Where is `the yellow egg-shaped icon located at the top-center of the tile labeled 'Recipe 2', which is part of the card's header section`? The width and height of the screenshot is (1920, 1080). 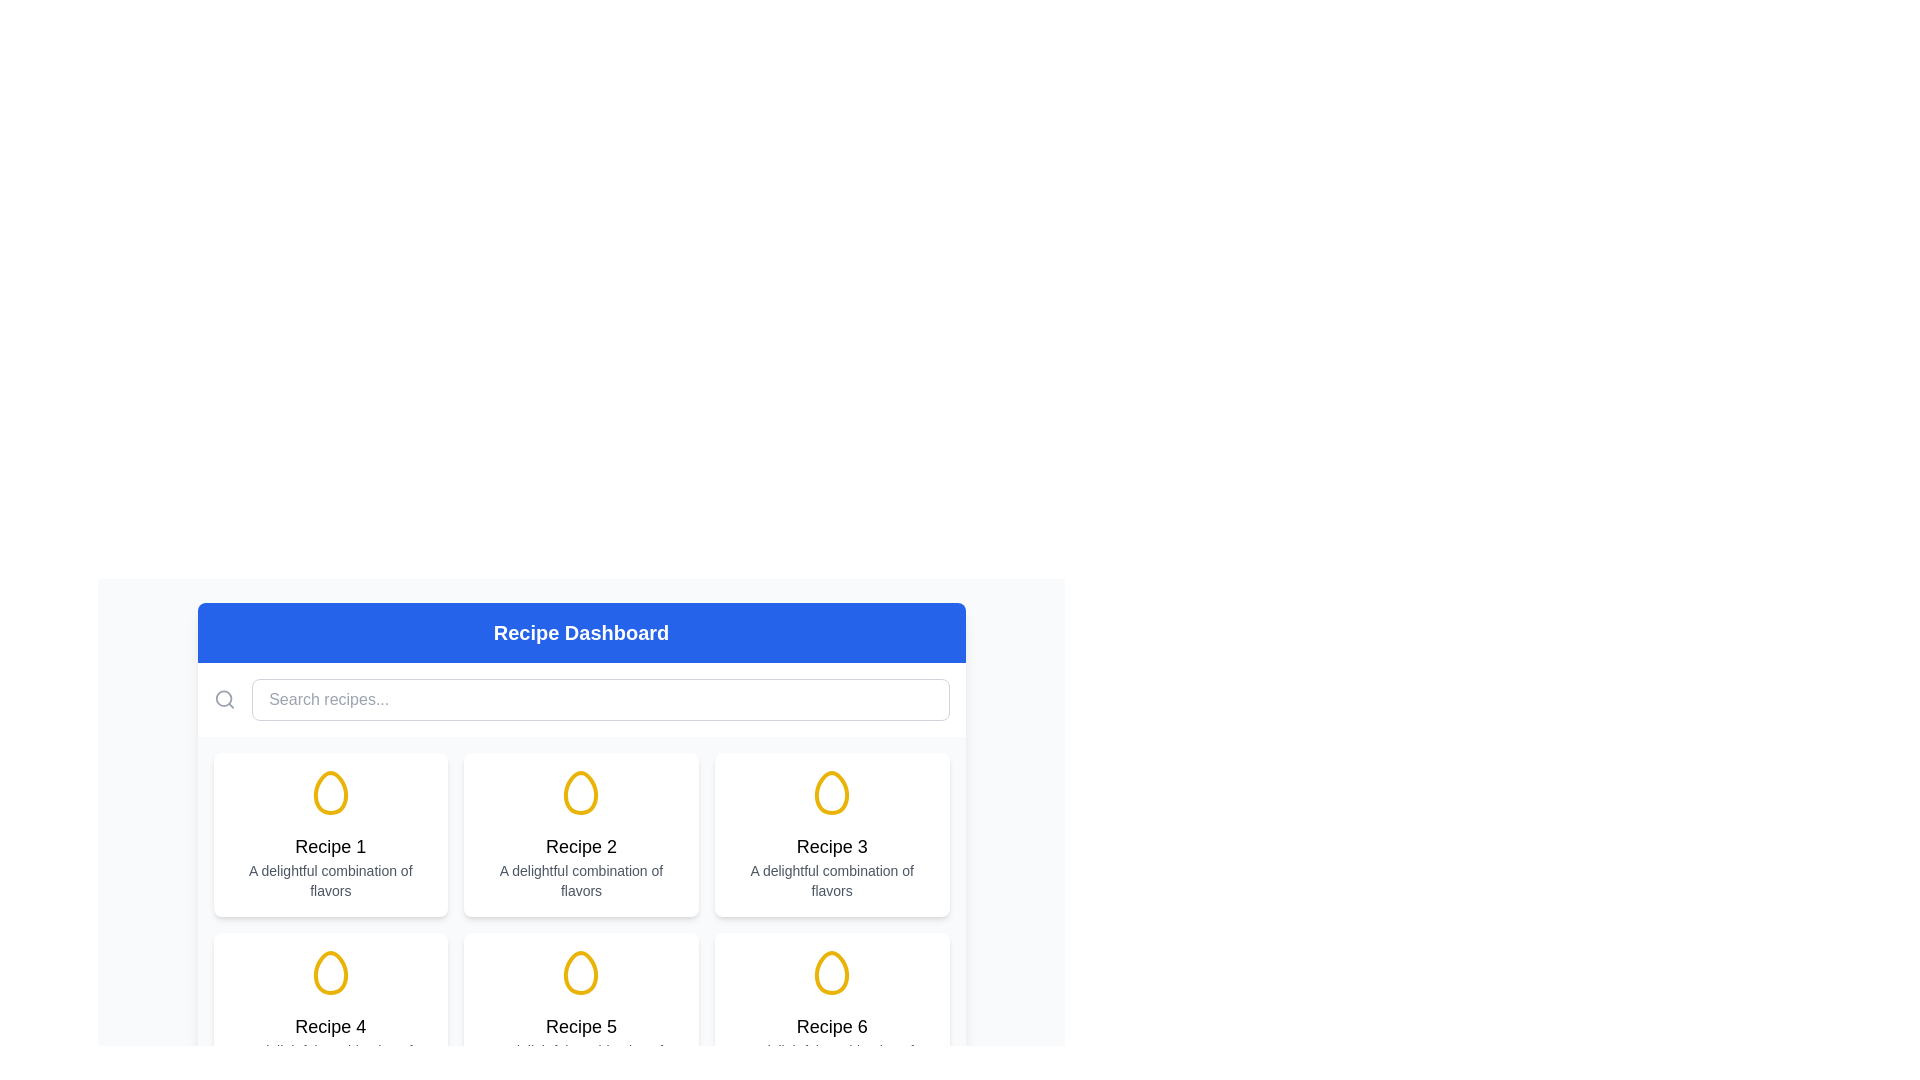
the yellow egg-shaped icon located at the top-center of the tile labeled 'Recipe 2', which is part of the card's header section is located at coordinates (580, 792).